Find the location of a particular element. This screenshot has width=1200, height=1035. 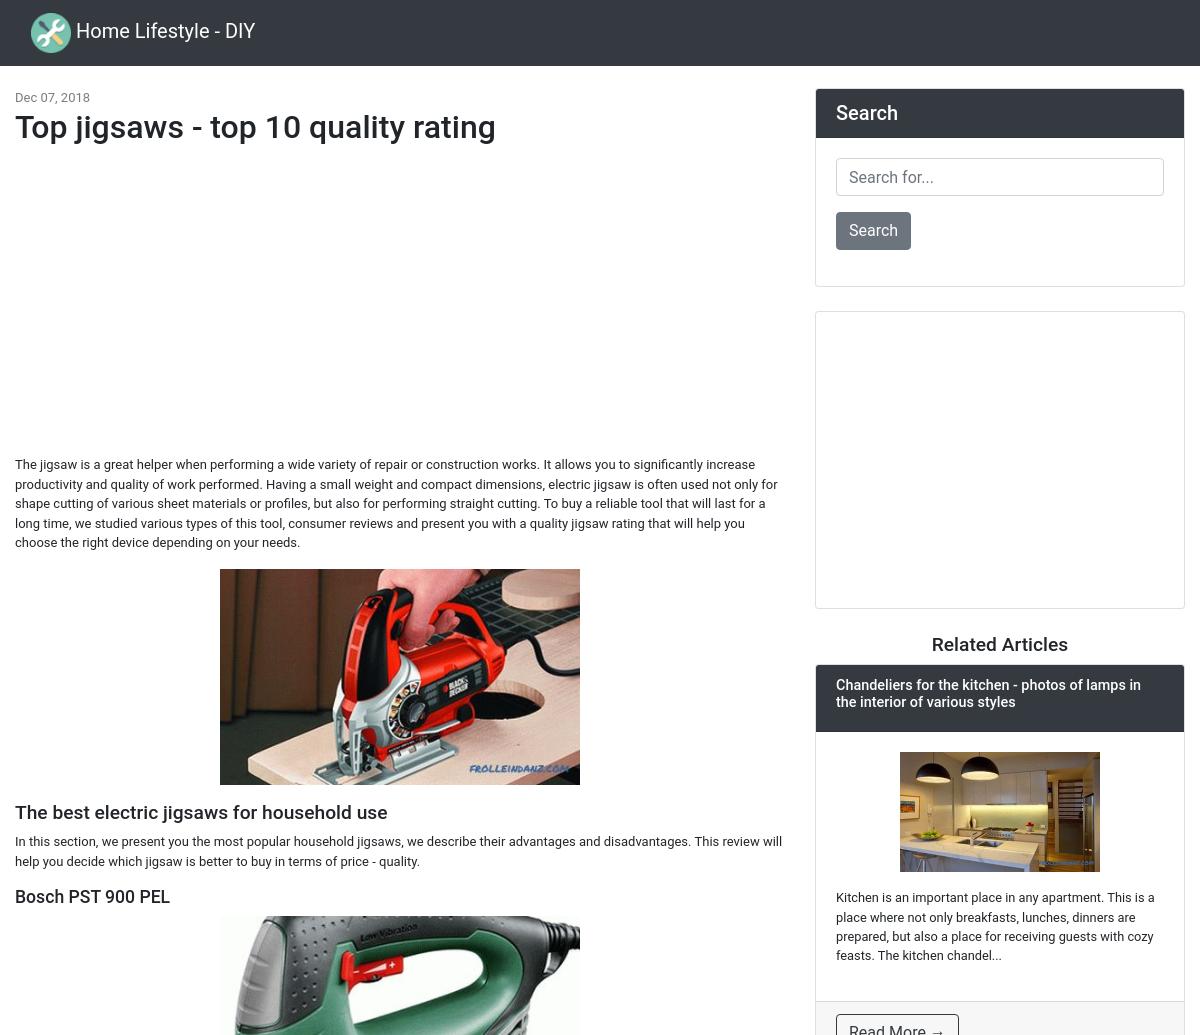

'Dec 07, 2018' is located at coordinates (52, 97).